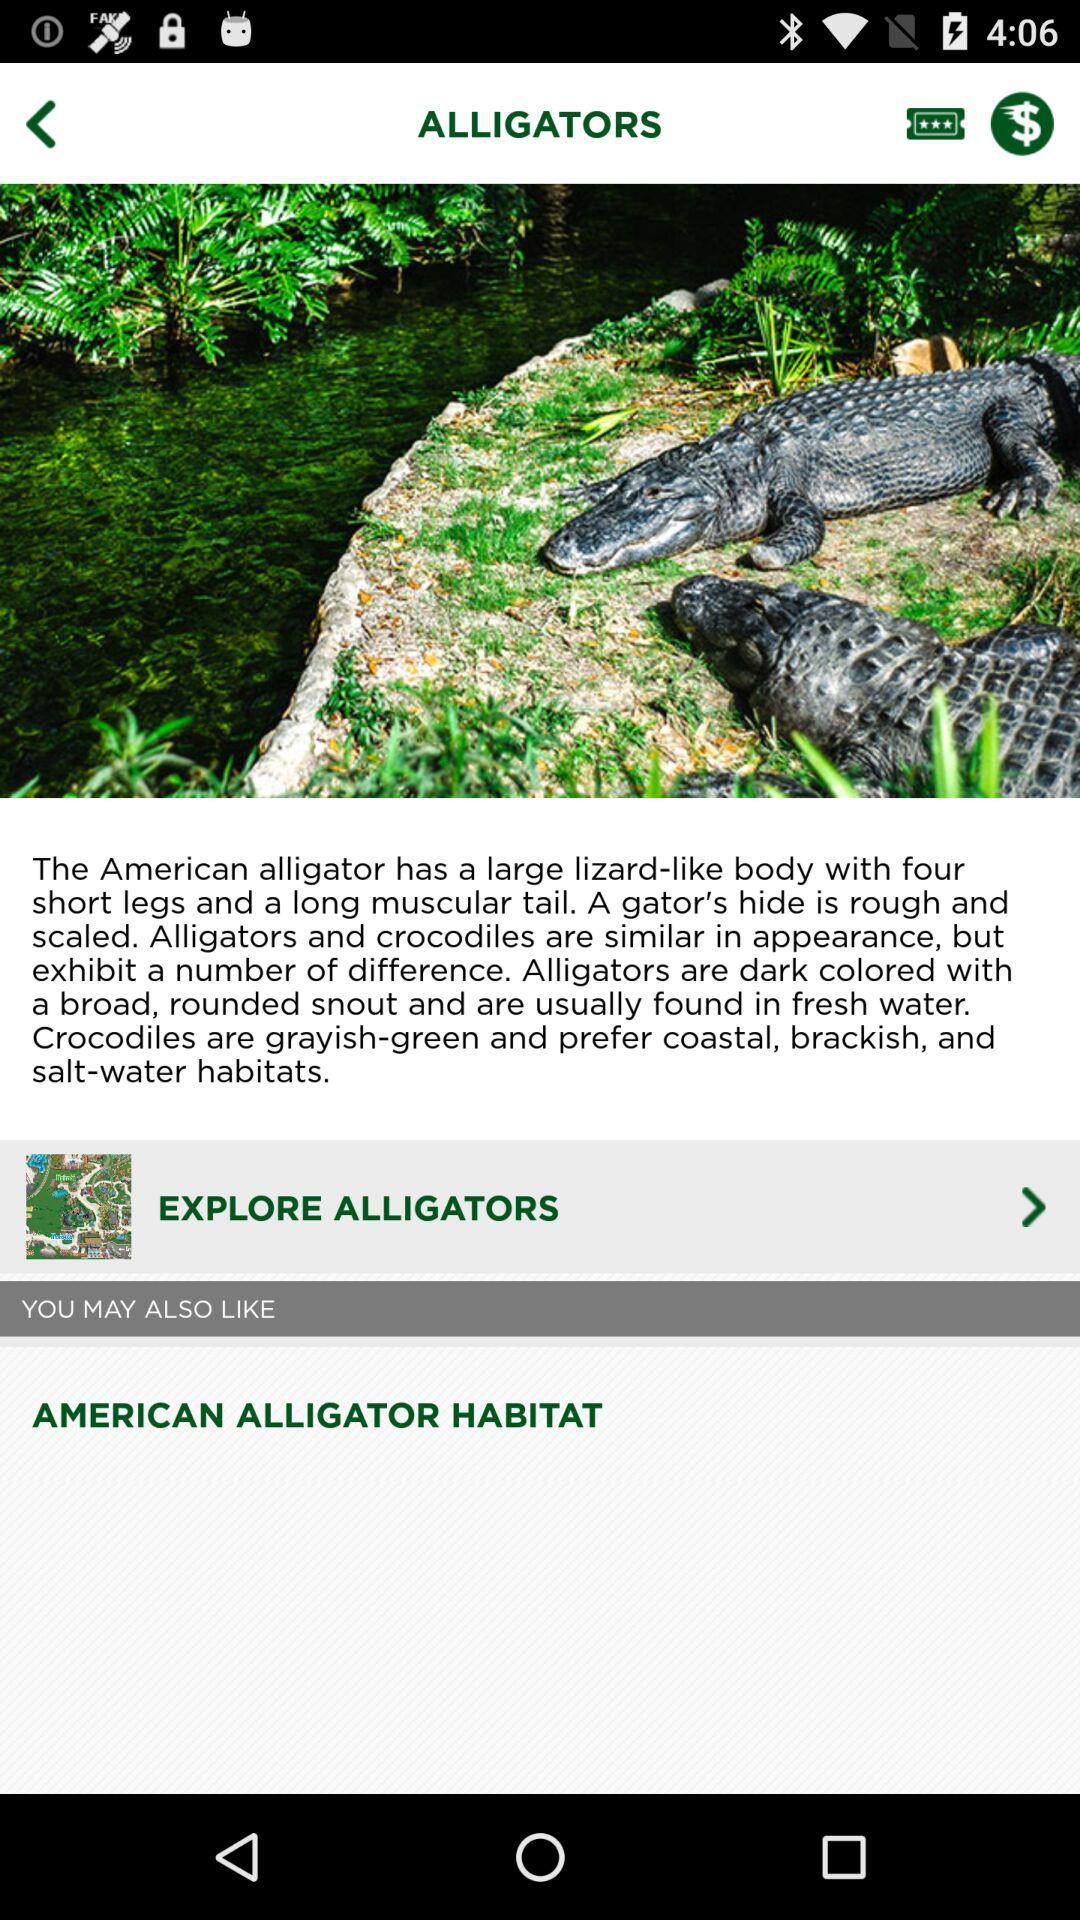  I want to click on see pricing, so click(1035, 122).